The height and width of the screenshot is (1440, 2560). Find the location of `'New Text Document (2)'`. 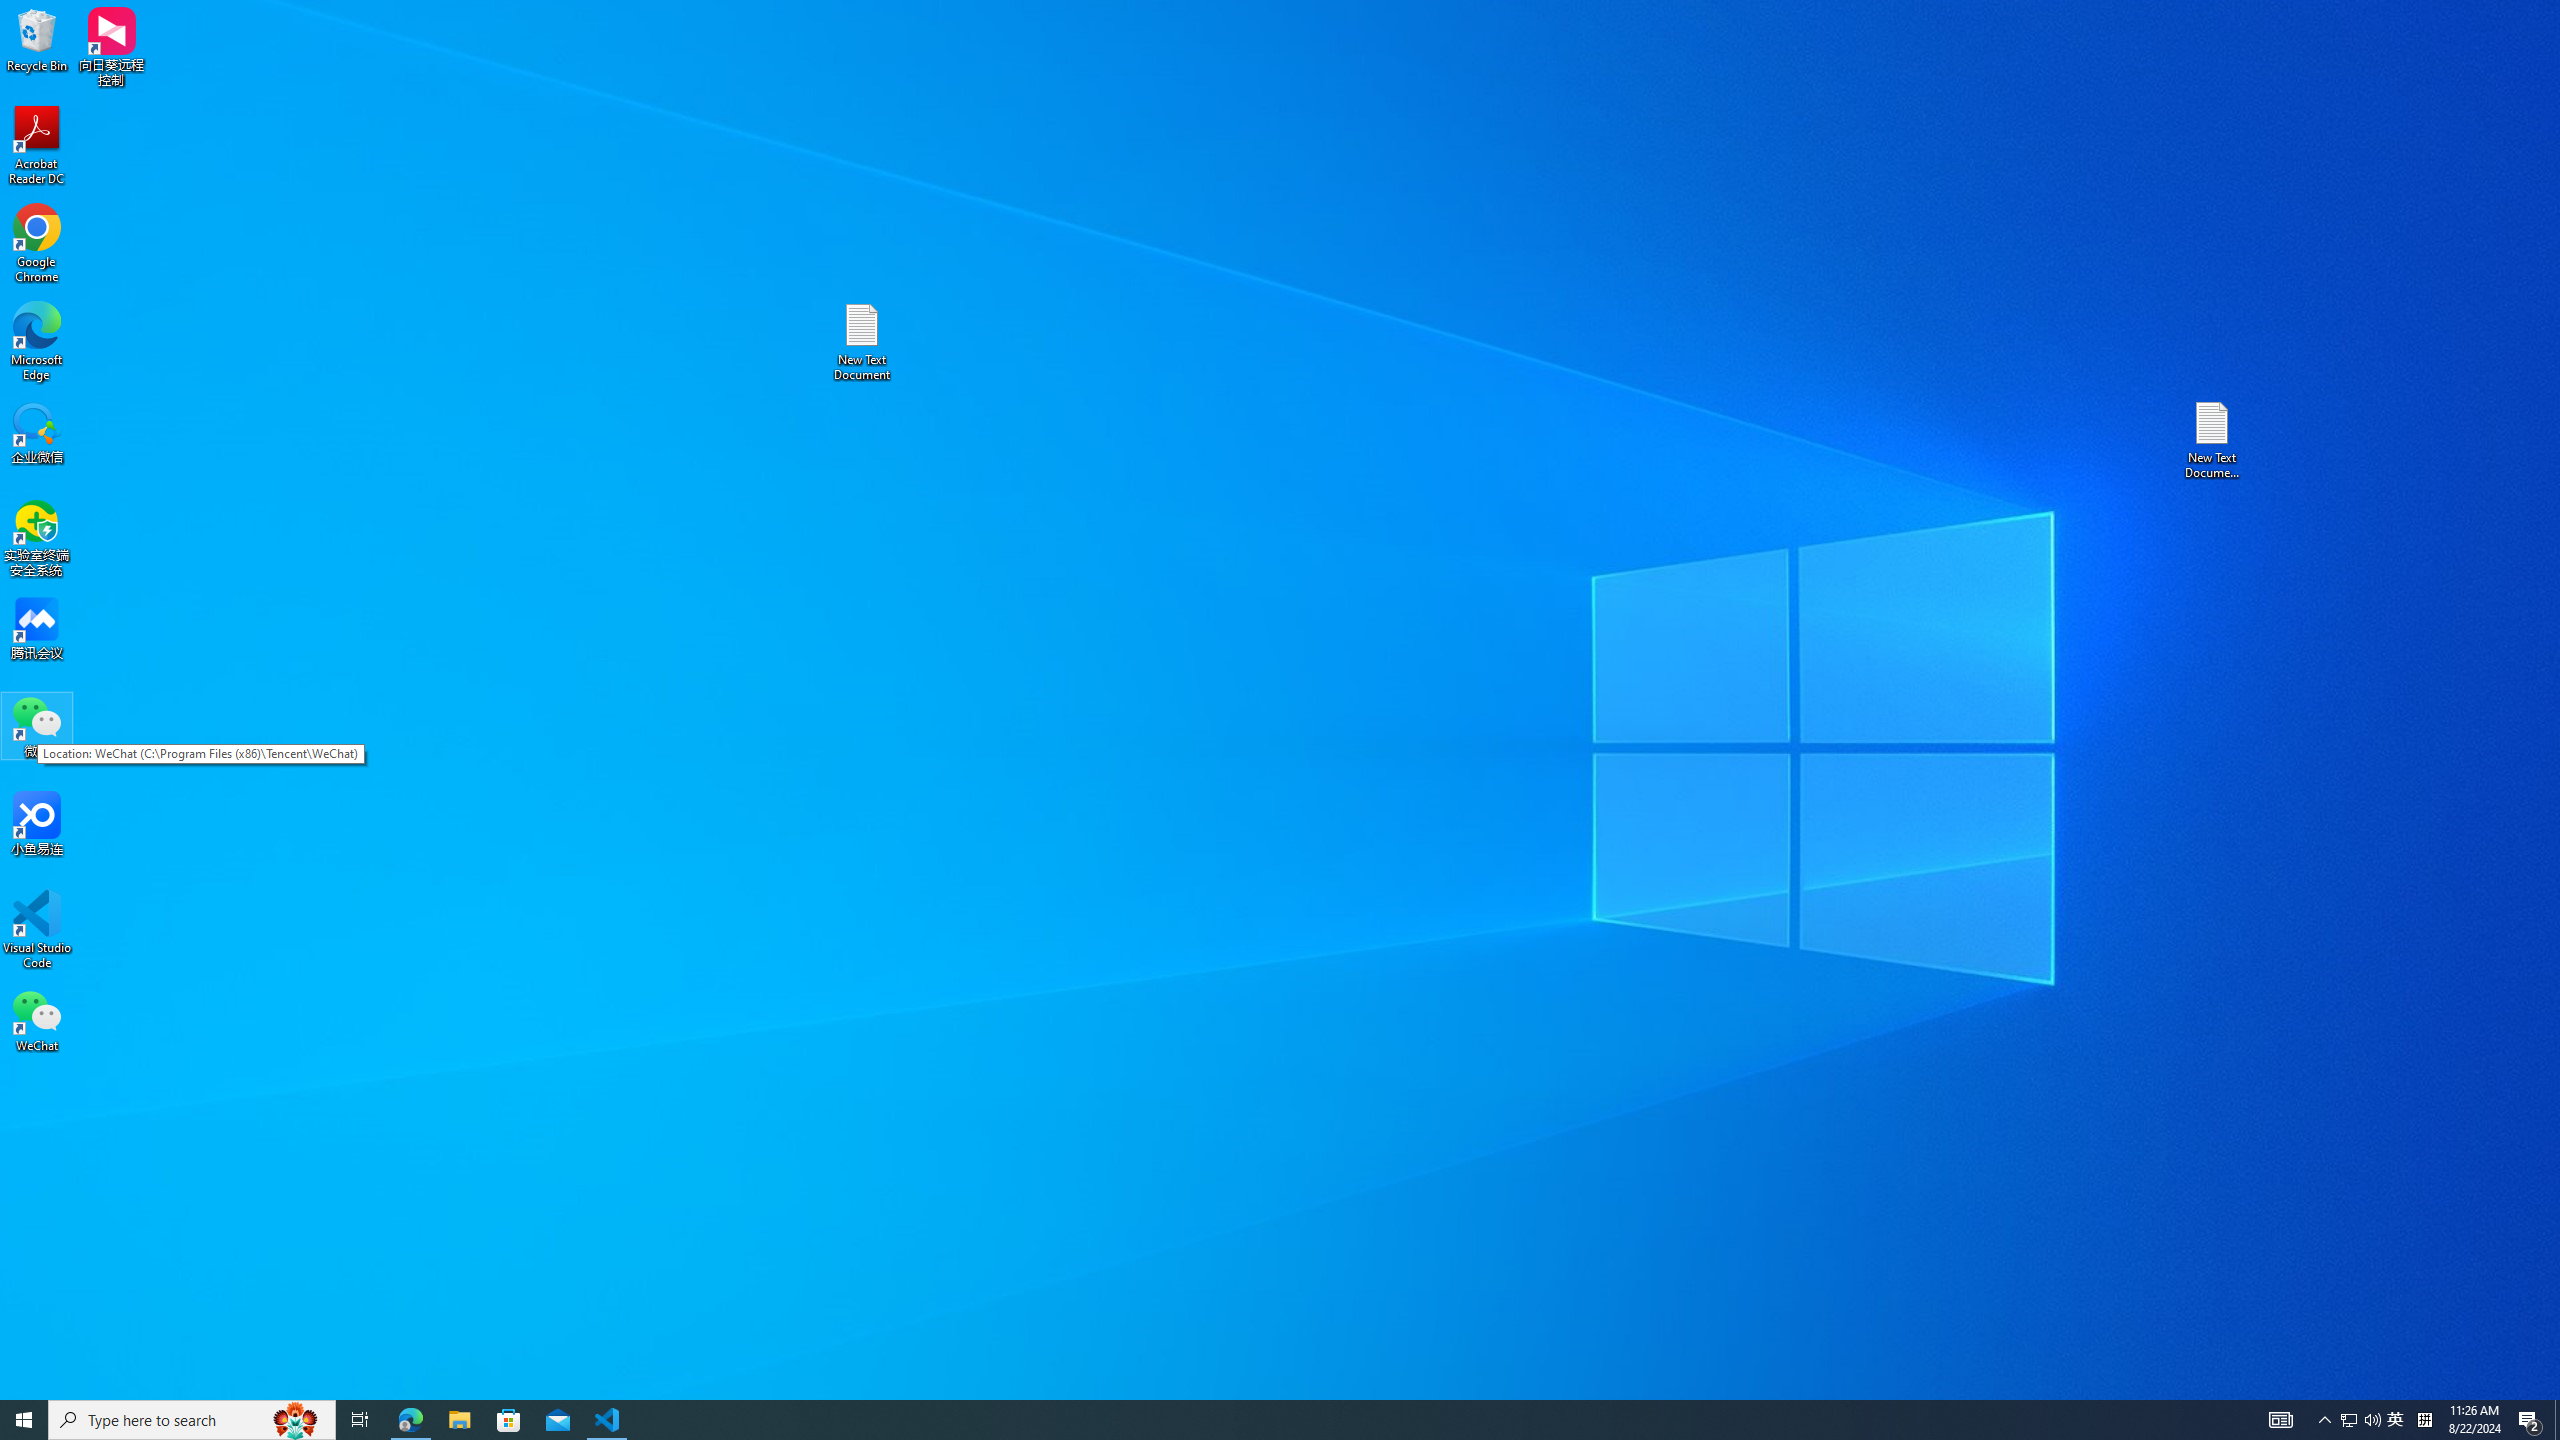

'New Text Document (2)' is located at coordinates (2213, 438).